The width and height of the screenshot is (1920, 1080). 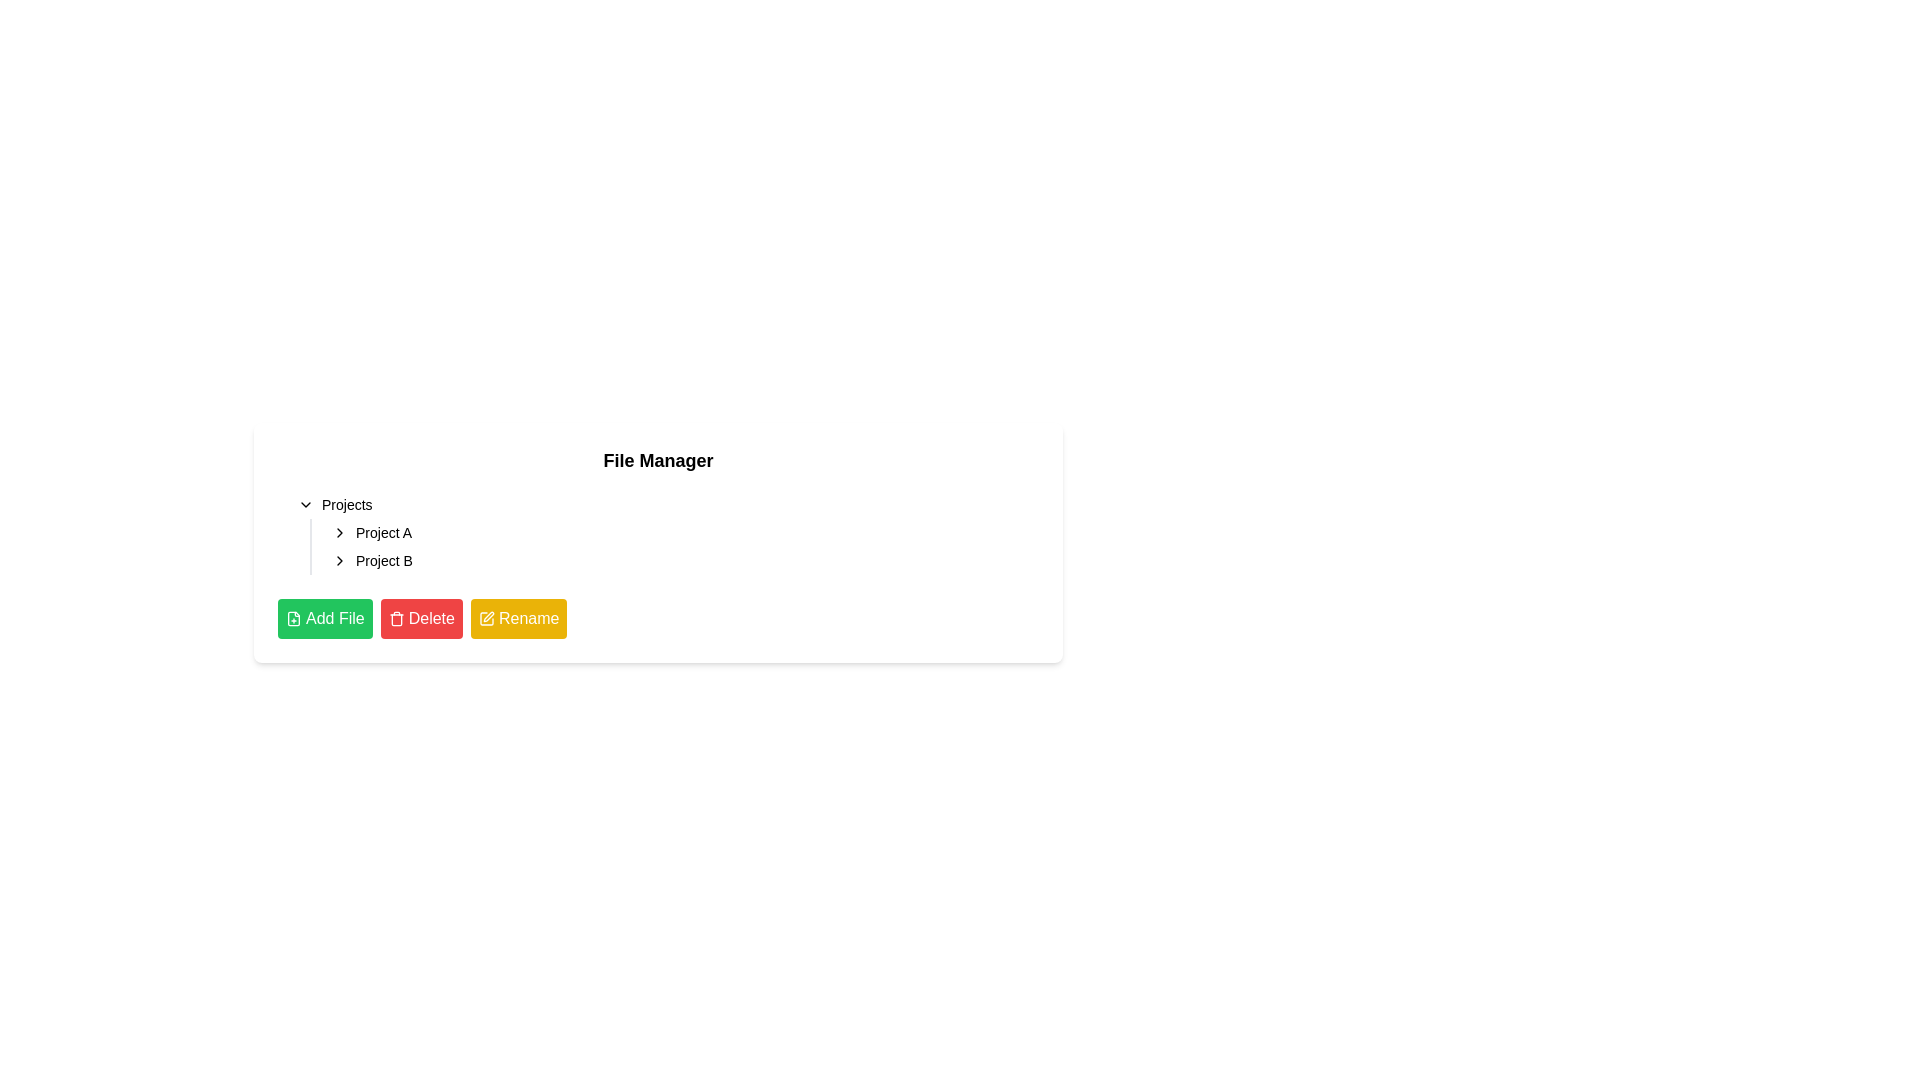 I want to click on the square-shaped pen icon located to the left of the 'Rename' button, so click(x=486, y=617).